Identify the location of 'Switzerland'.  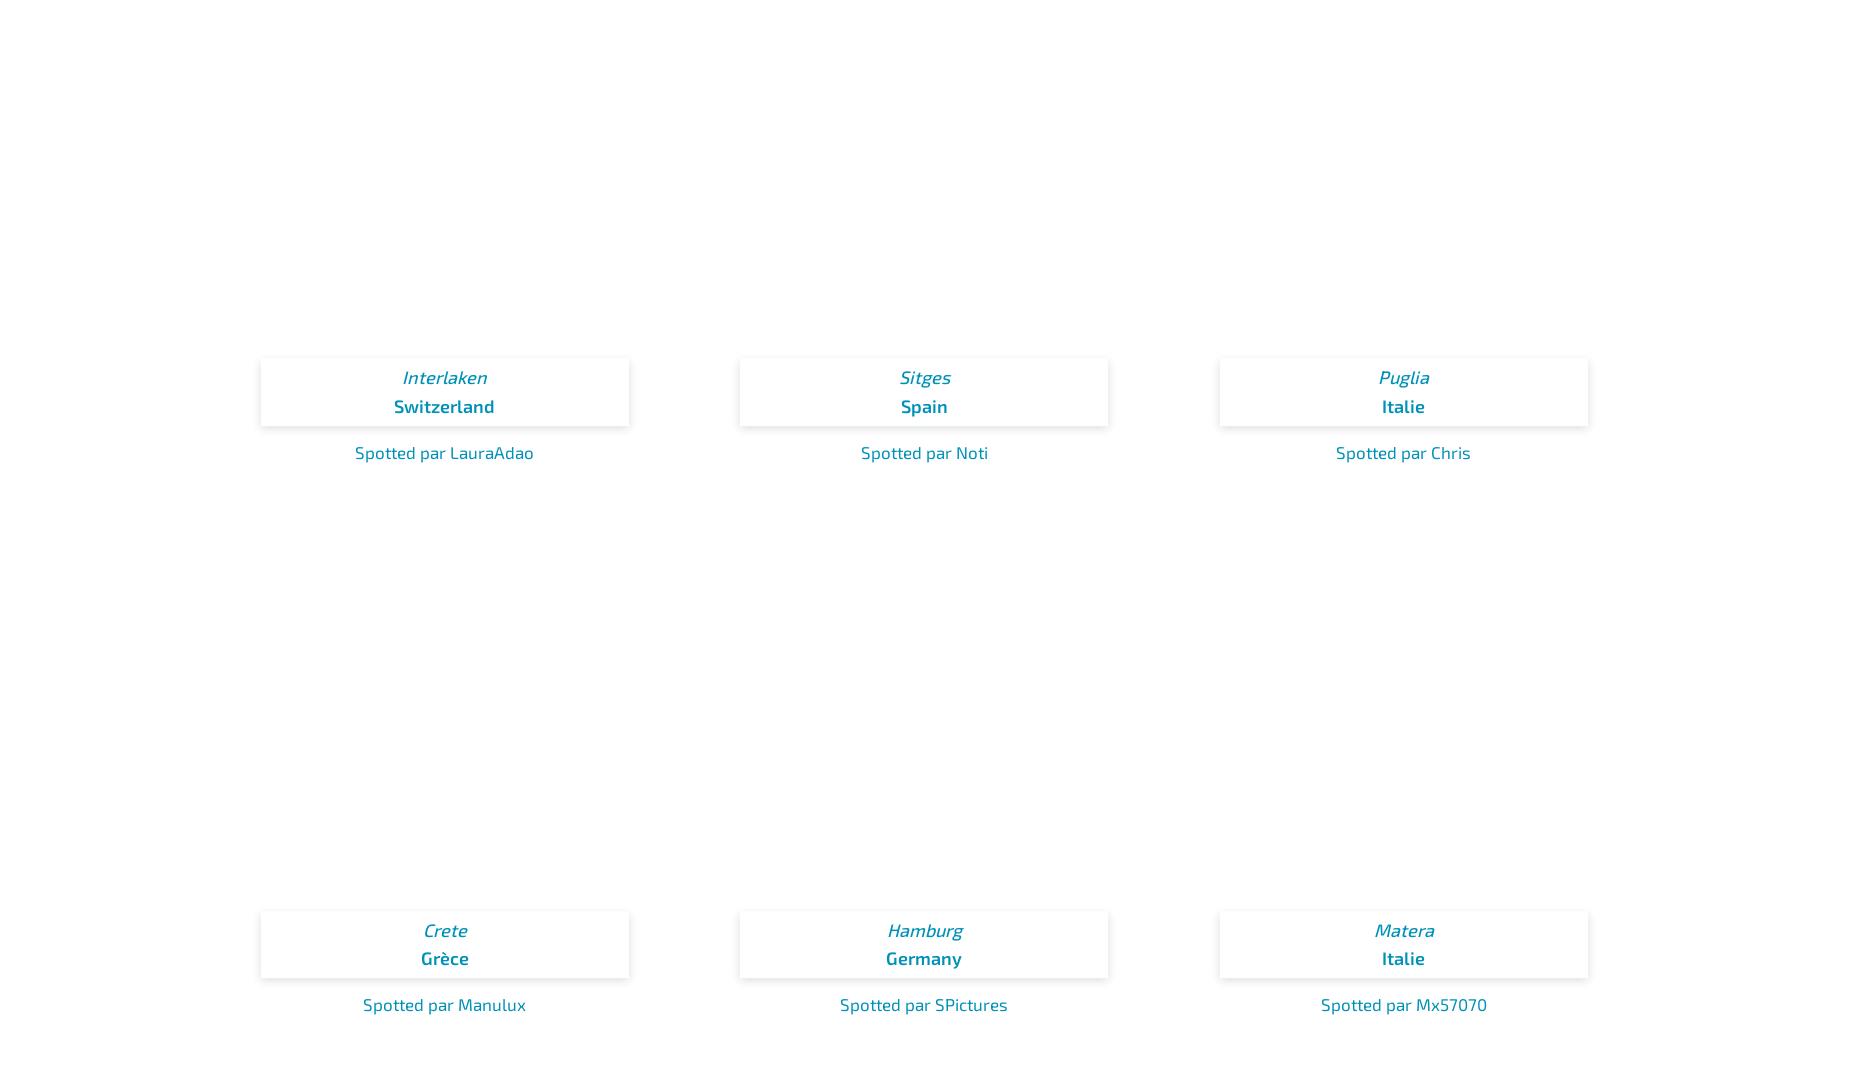
(393, 405).